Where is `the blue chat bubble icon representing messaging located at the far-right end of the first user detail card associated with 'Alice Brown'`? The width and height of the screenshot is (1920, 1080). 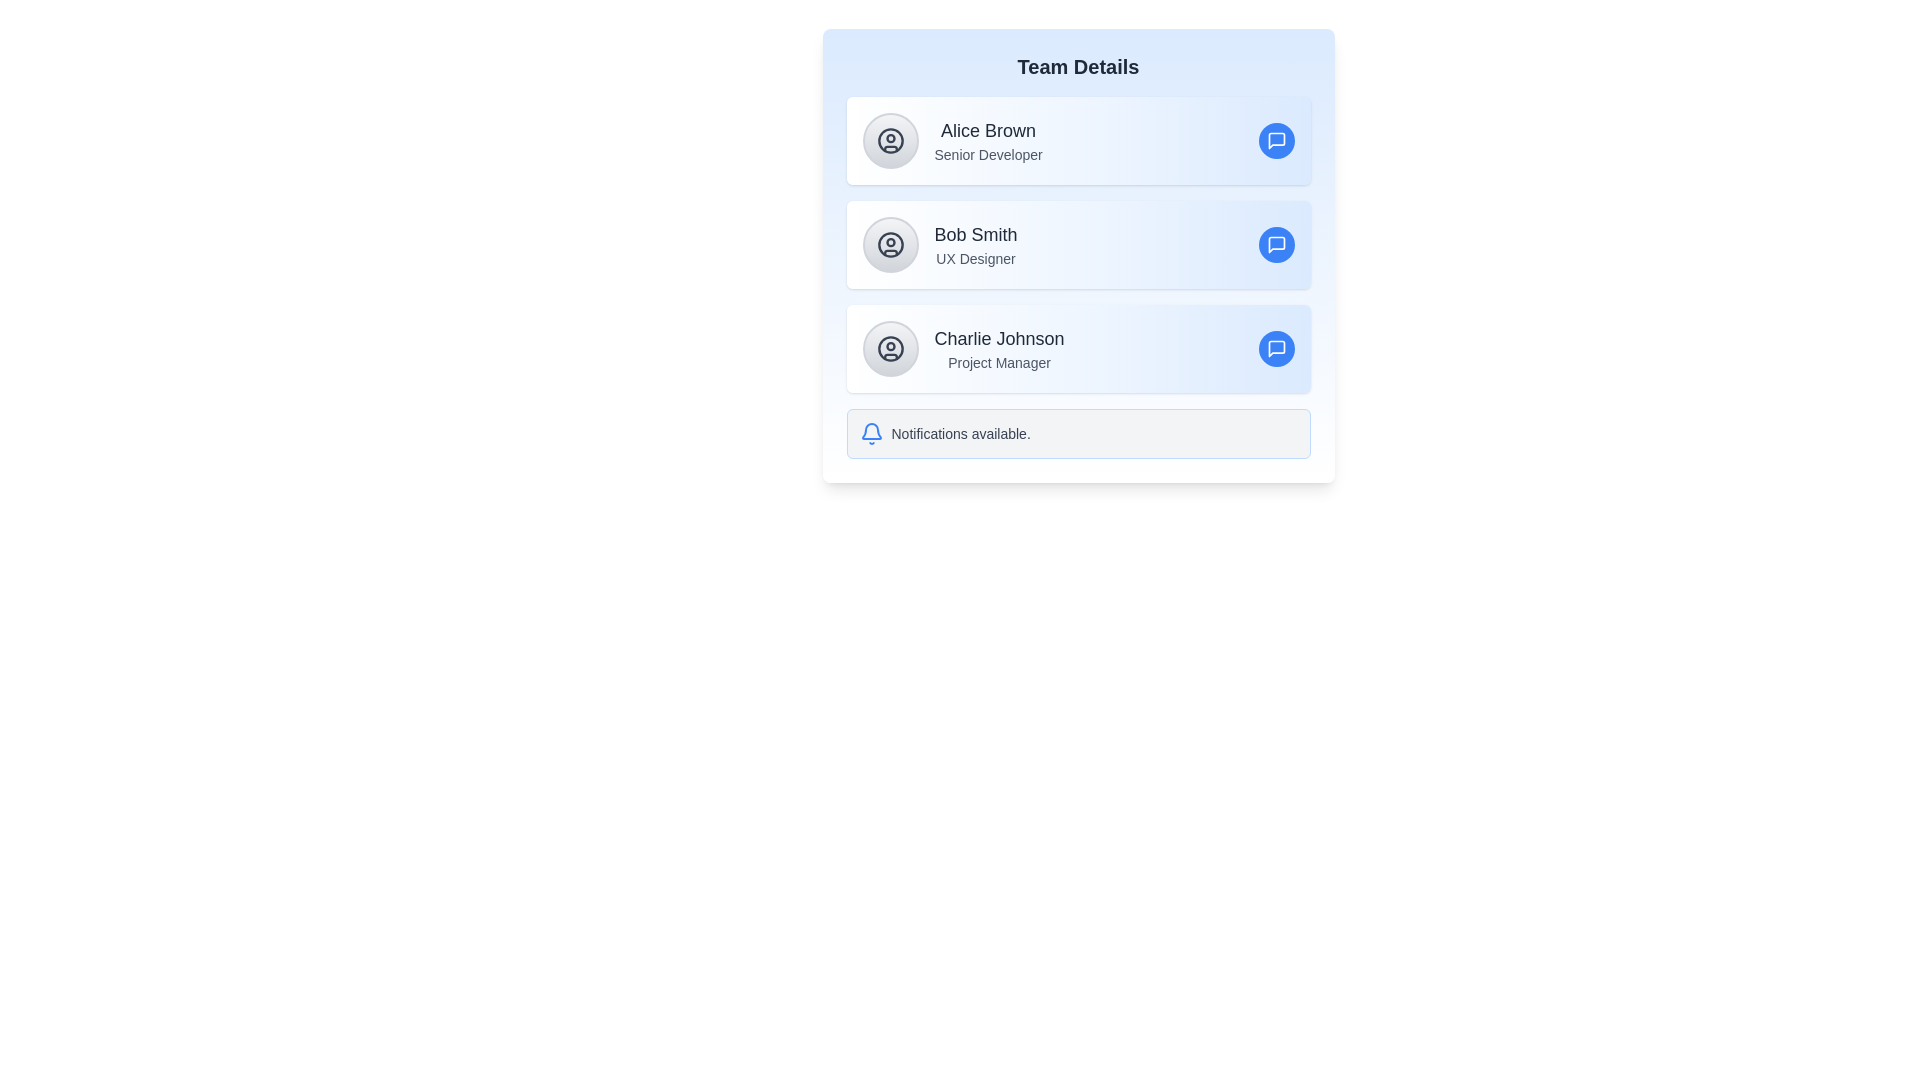
the blue chat bubble icon representing messaging located at the far-right end of the first user detail card associated with 'Alice Brown' is located at coordinates (1275, 140).